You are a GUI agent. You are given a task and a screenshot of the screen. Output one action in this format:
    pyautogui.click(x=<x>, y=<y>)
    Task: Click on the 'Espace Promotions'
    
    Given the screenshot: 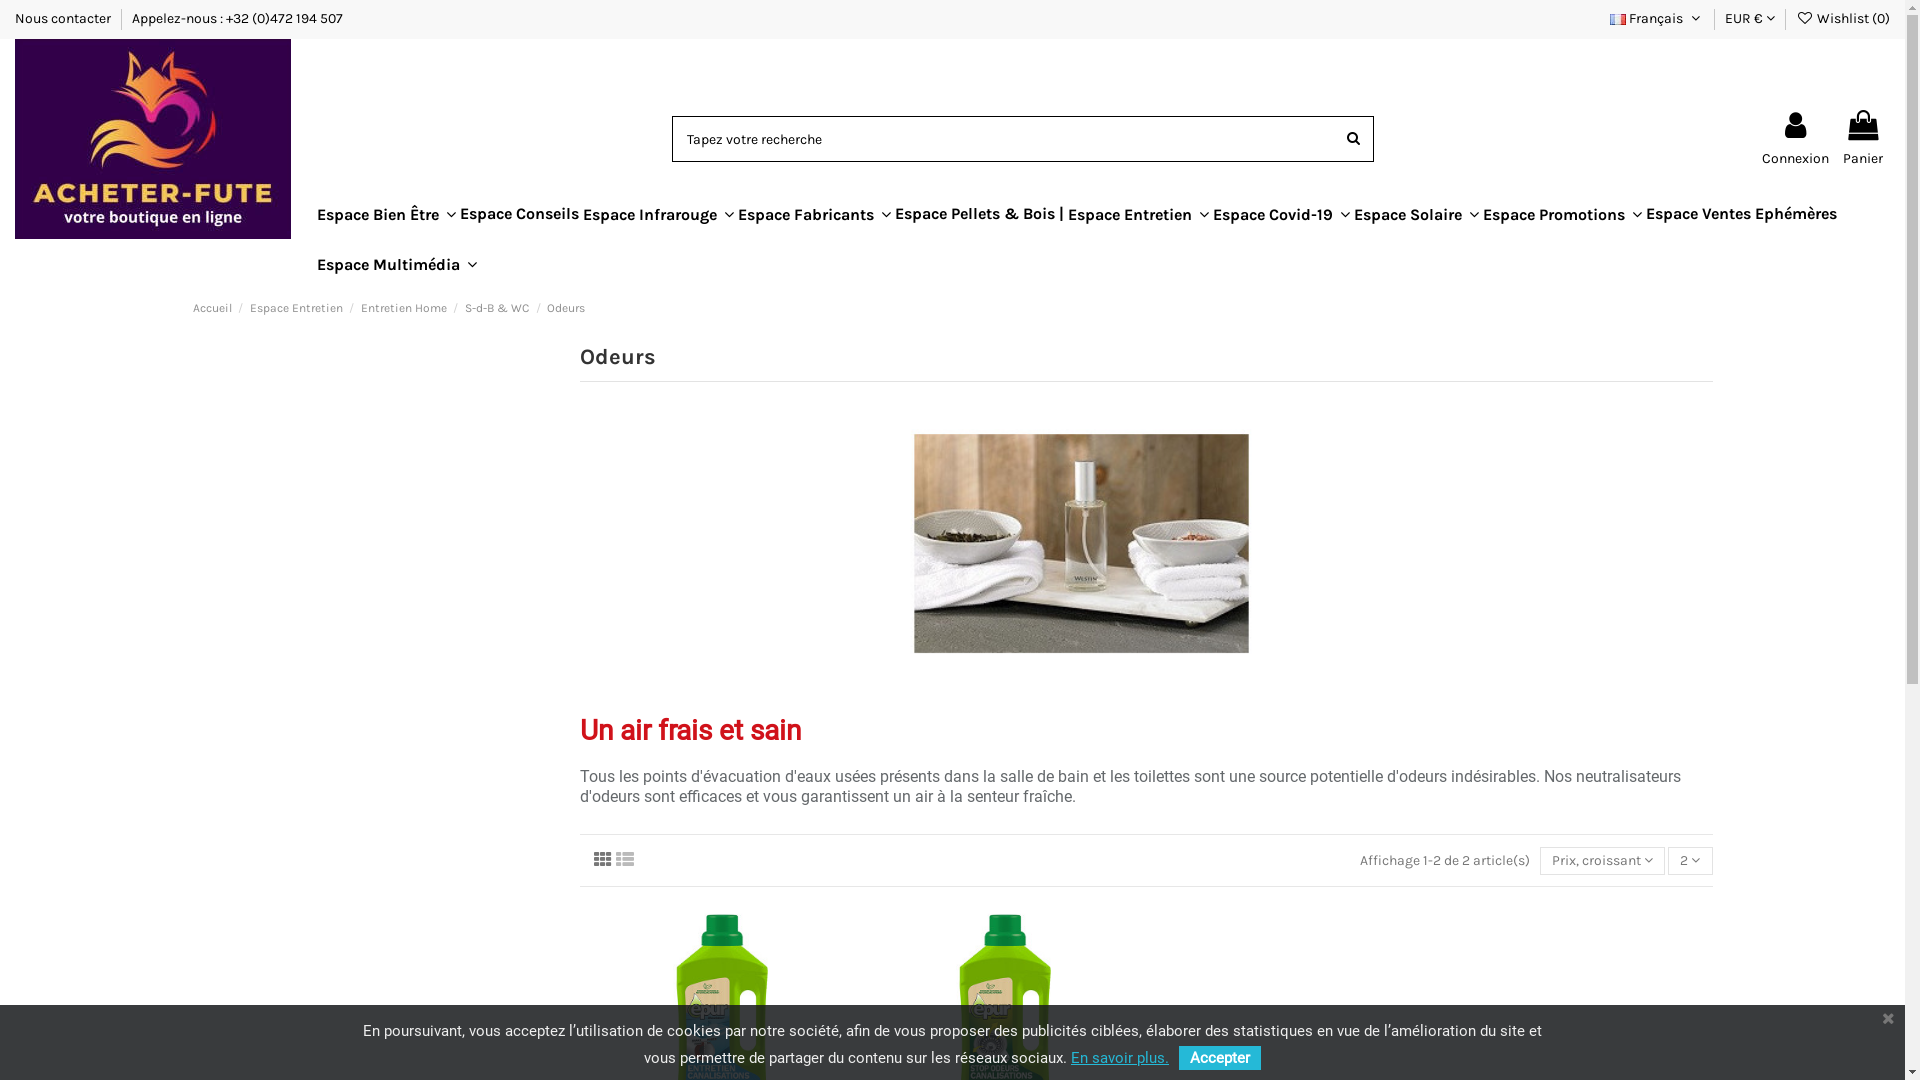 What is the action you would take?
    pyautogui.click(x=1561, y=213)
    